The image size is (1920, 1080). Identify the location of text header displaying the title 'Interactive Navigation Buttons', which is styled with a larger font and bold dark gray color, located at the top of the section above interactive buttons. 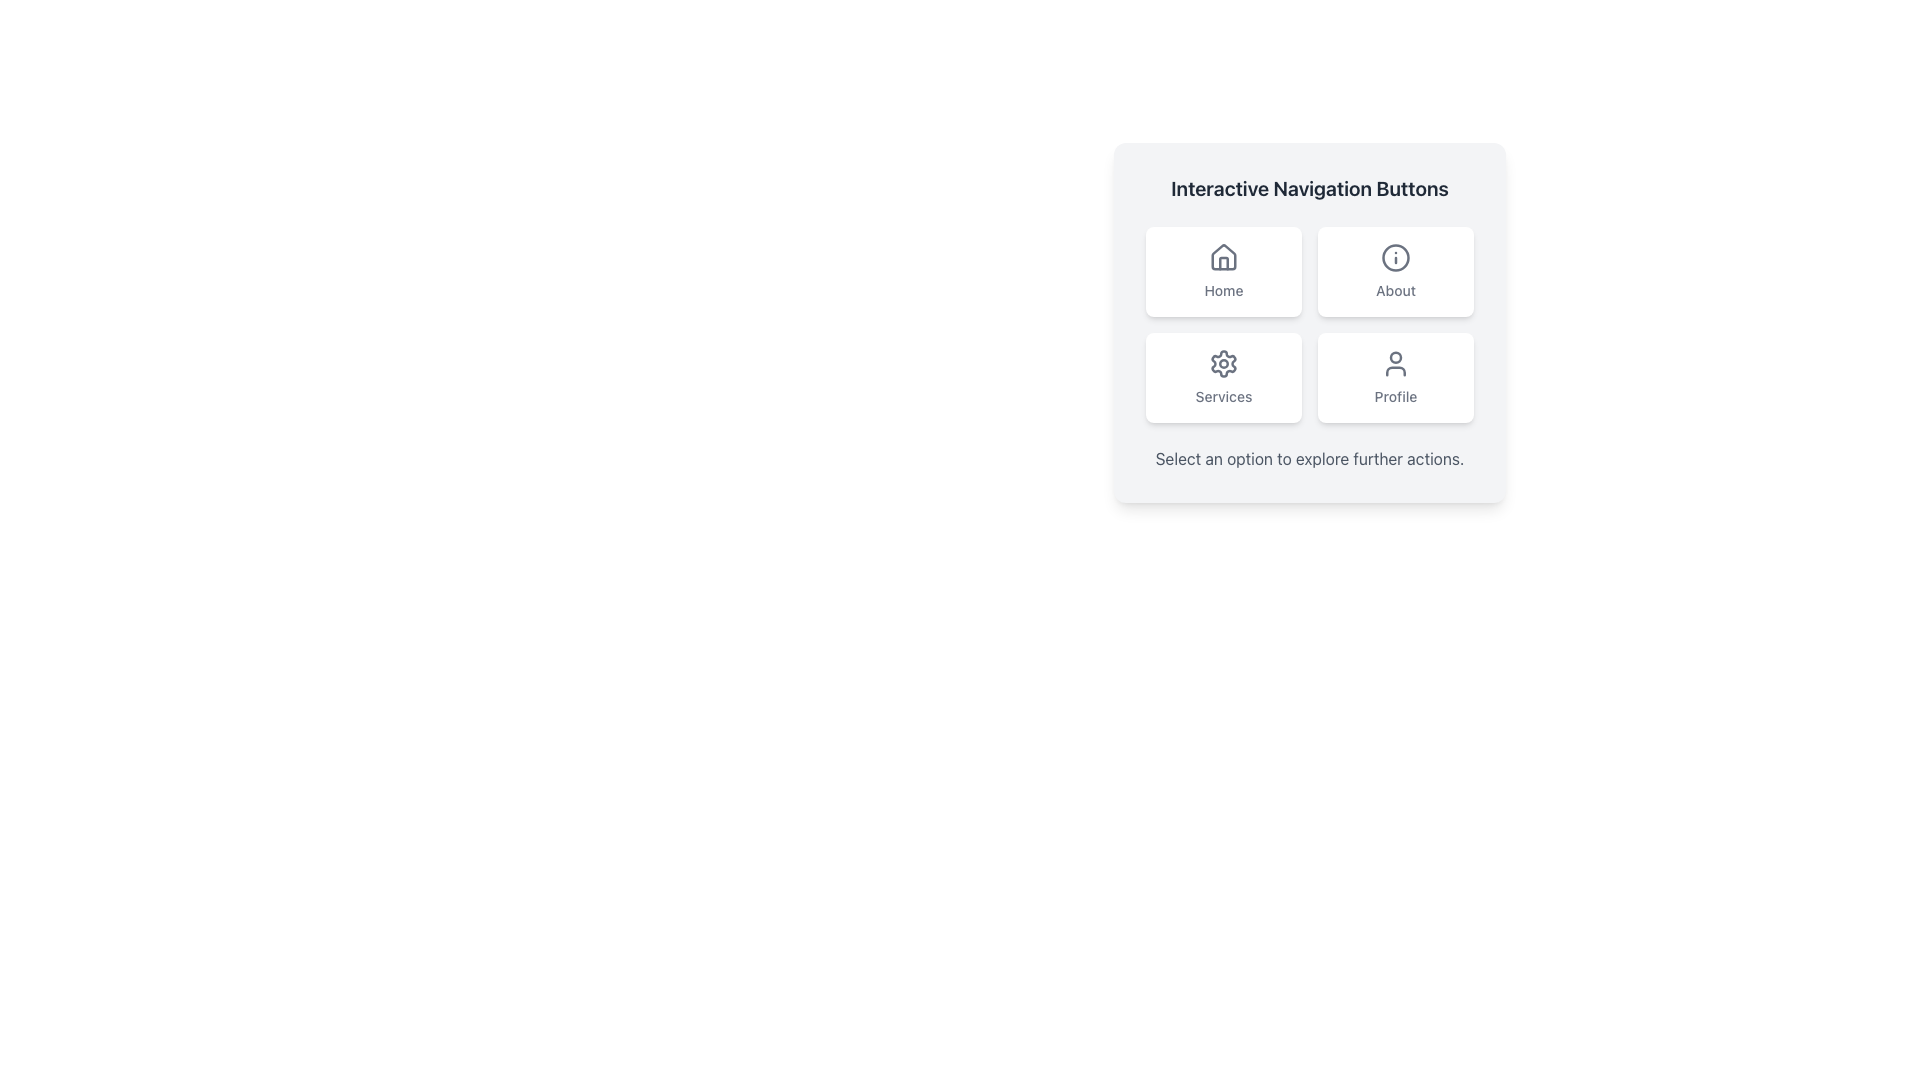
(1310, 189).